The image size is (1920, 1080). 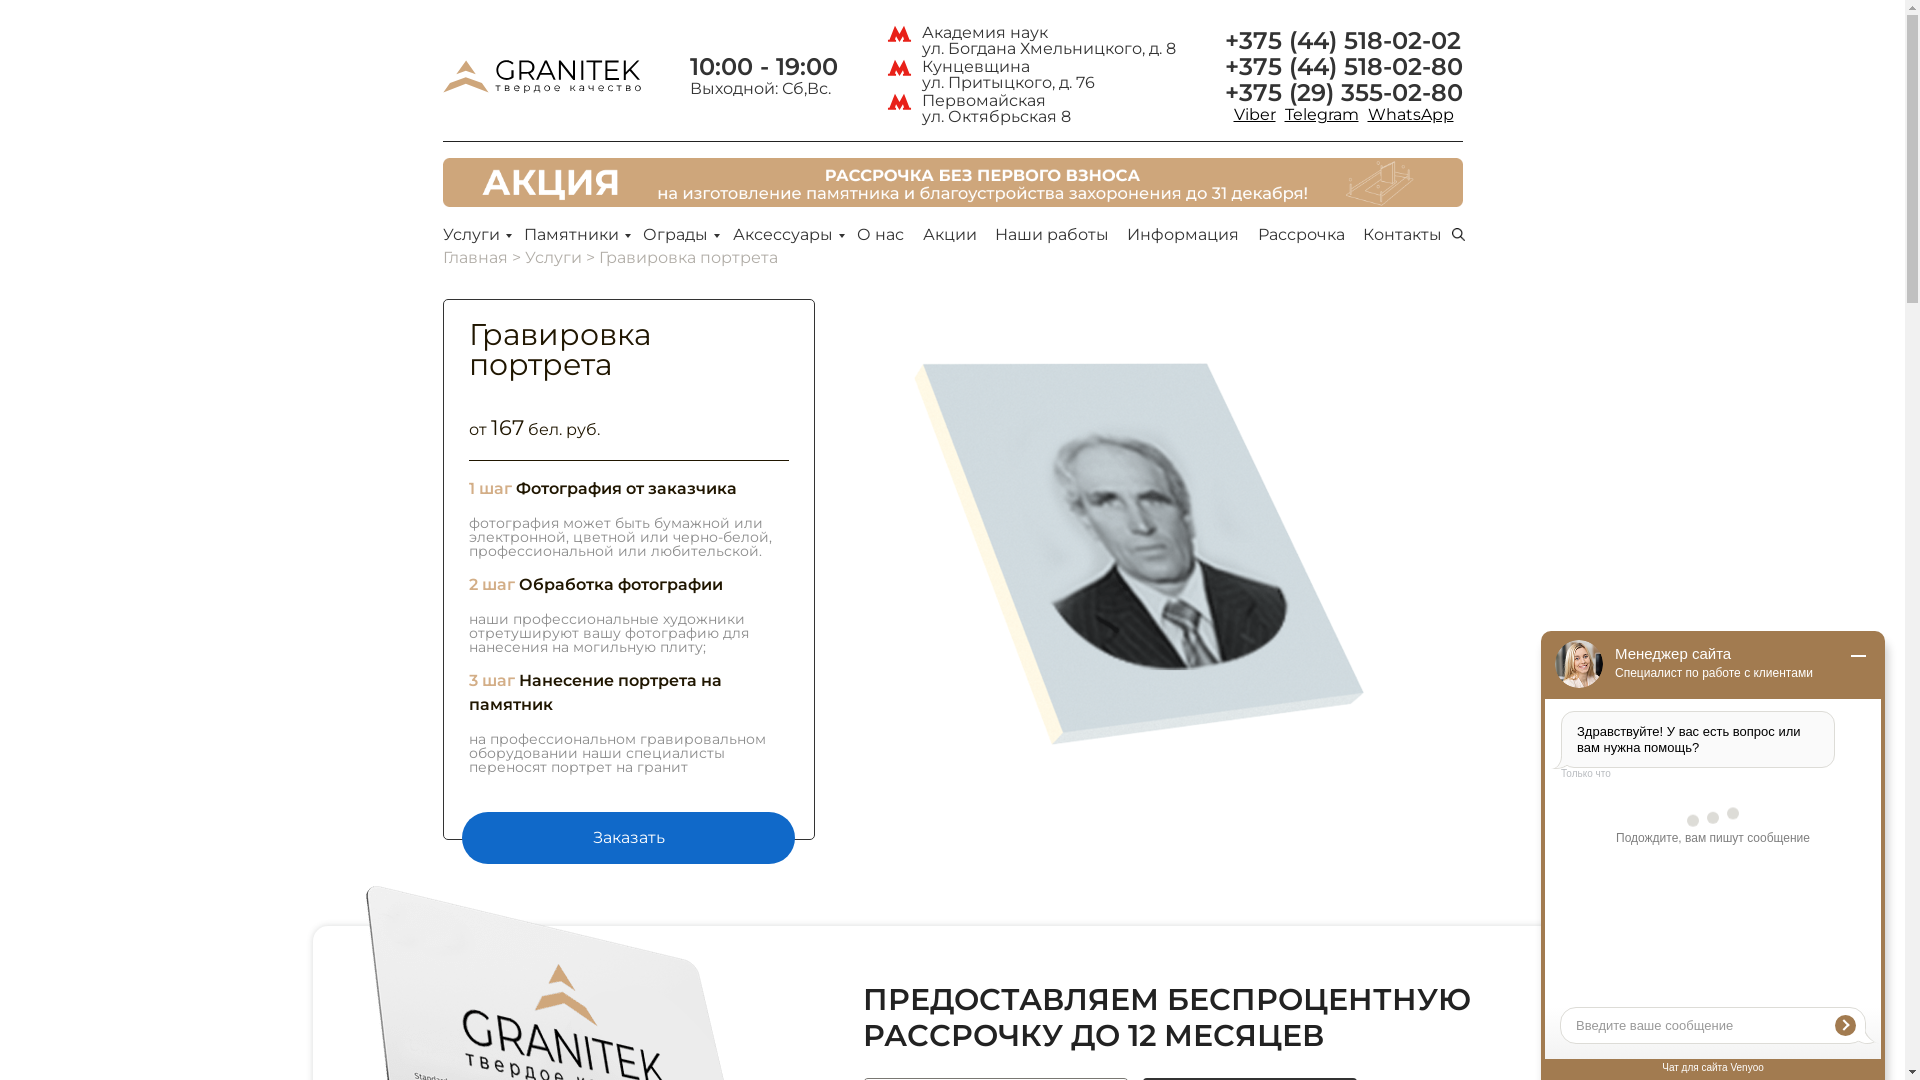 I want to click on '+375 (29) 355-02-80', so click(x=1223, y=92).